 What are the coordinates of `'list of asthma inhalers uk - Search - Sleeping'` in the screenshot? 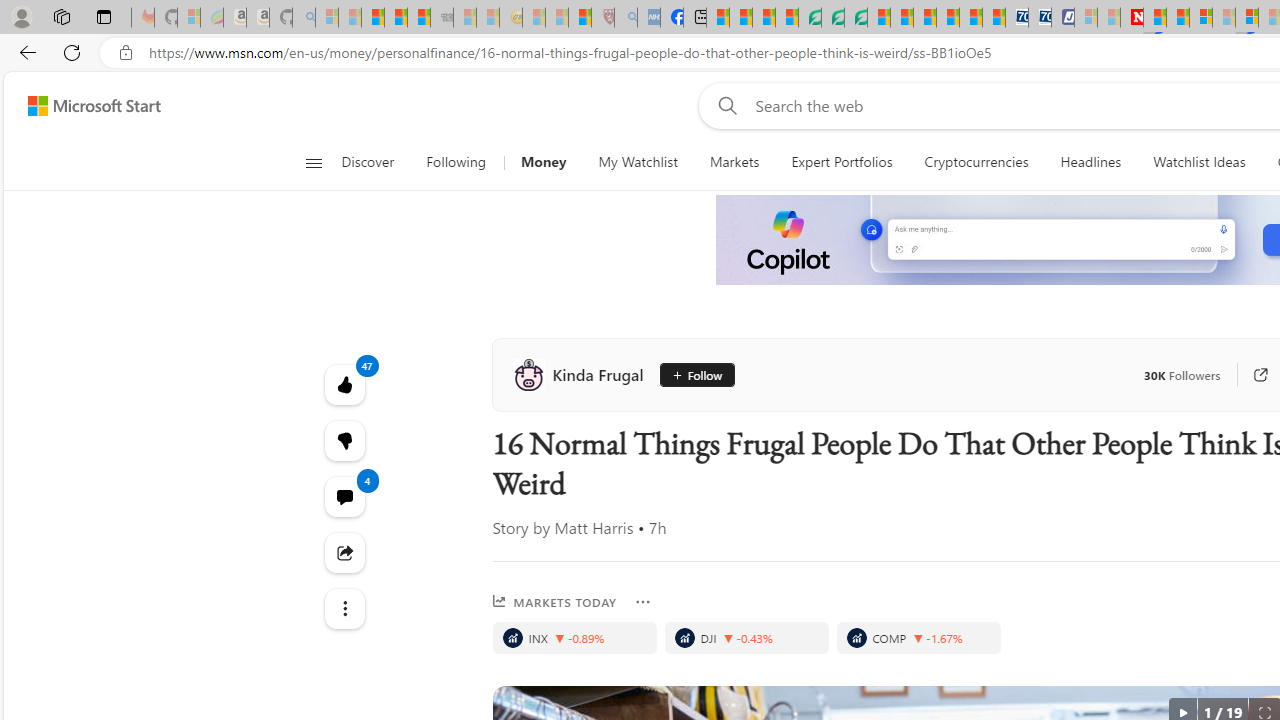 It's located at (624, 17).